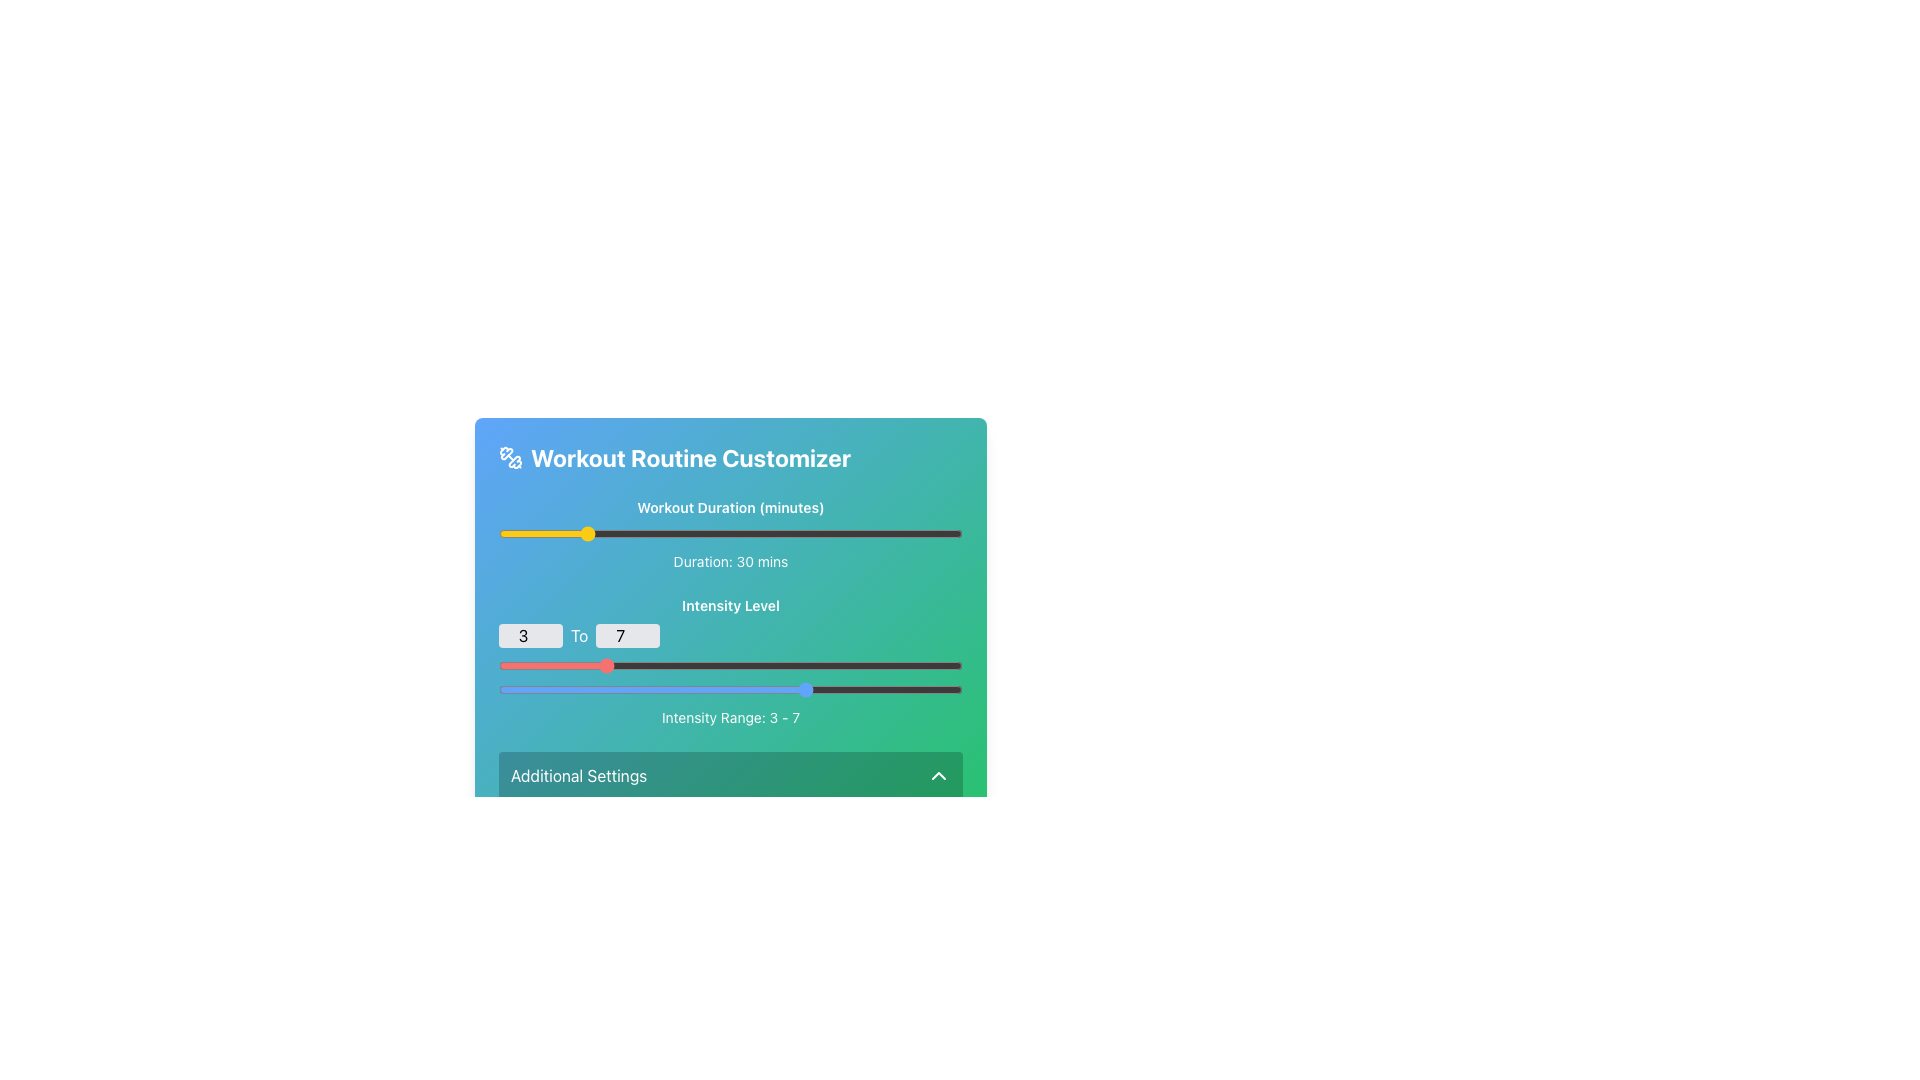  Describe the element at coordinates (697, 532) in the screenshot. I see `workout duration` at that location.